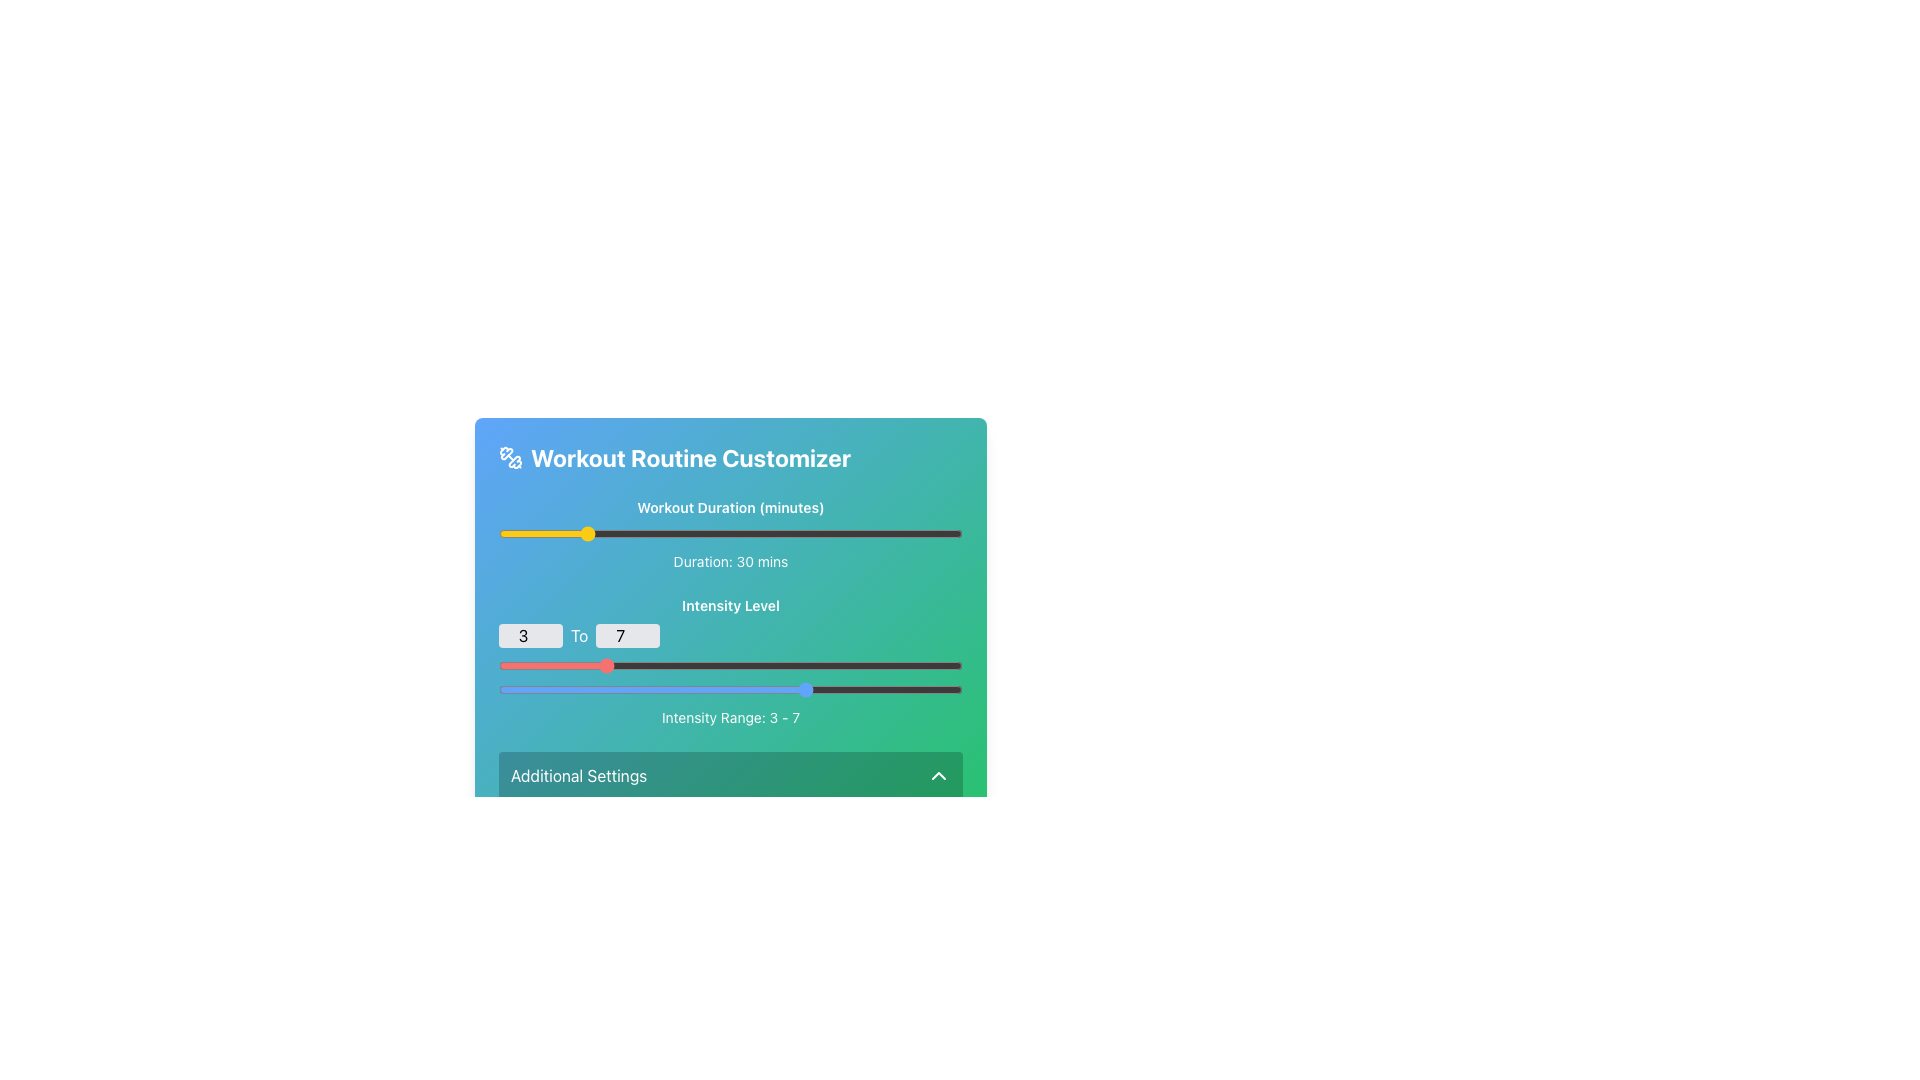  Describe the element at coordinates (697, 532) in the screenshot. I see `workout duration` at that location.